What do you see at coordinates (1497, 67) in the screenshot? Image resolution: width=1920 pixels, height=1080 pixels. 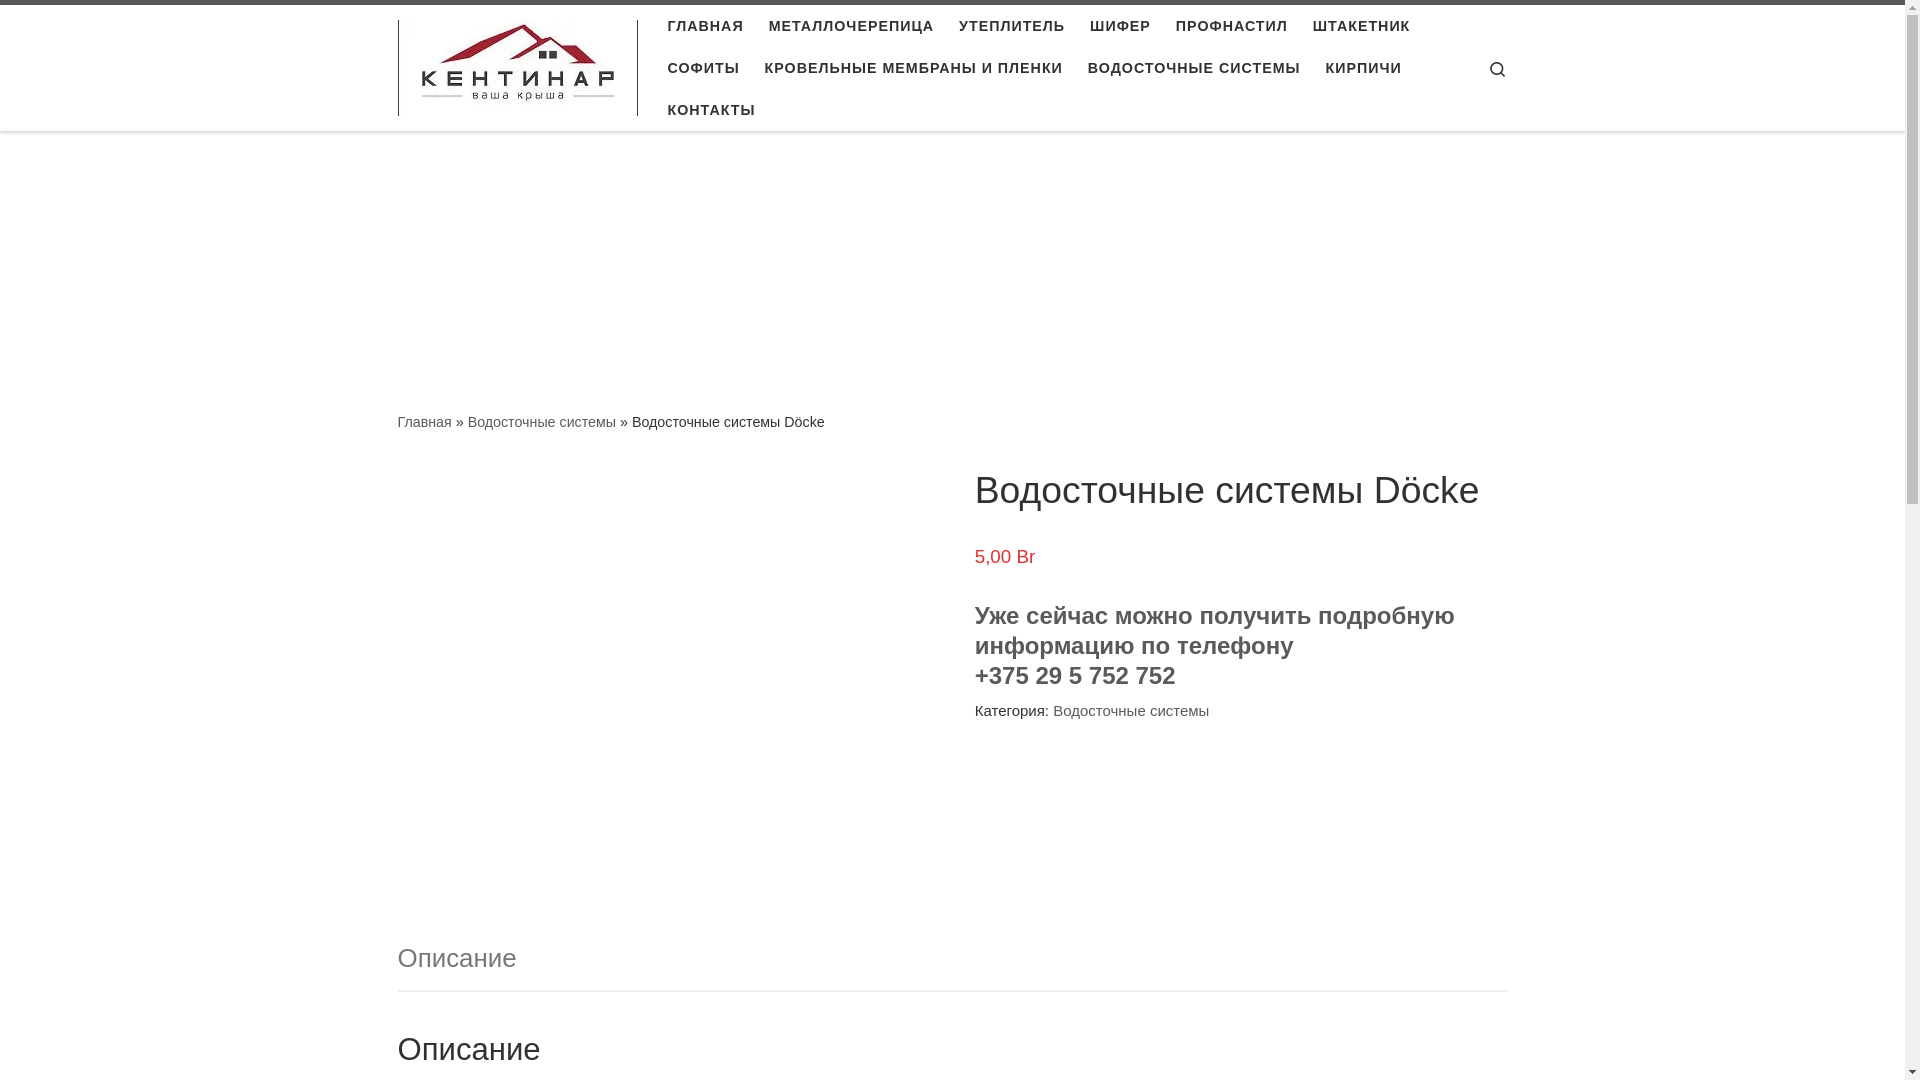 I see `'Search'` at bounding box center [1497, 67].